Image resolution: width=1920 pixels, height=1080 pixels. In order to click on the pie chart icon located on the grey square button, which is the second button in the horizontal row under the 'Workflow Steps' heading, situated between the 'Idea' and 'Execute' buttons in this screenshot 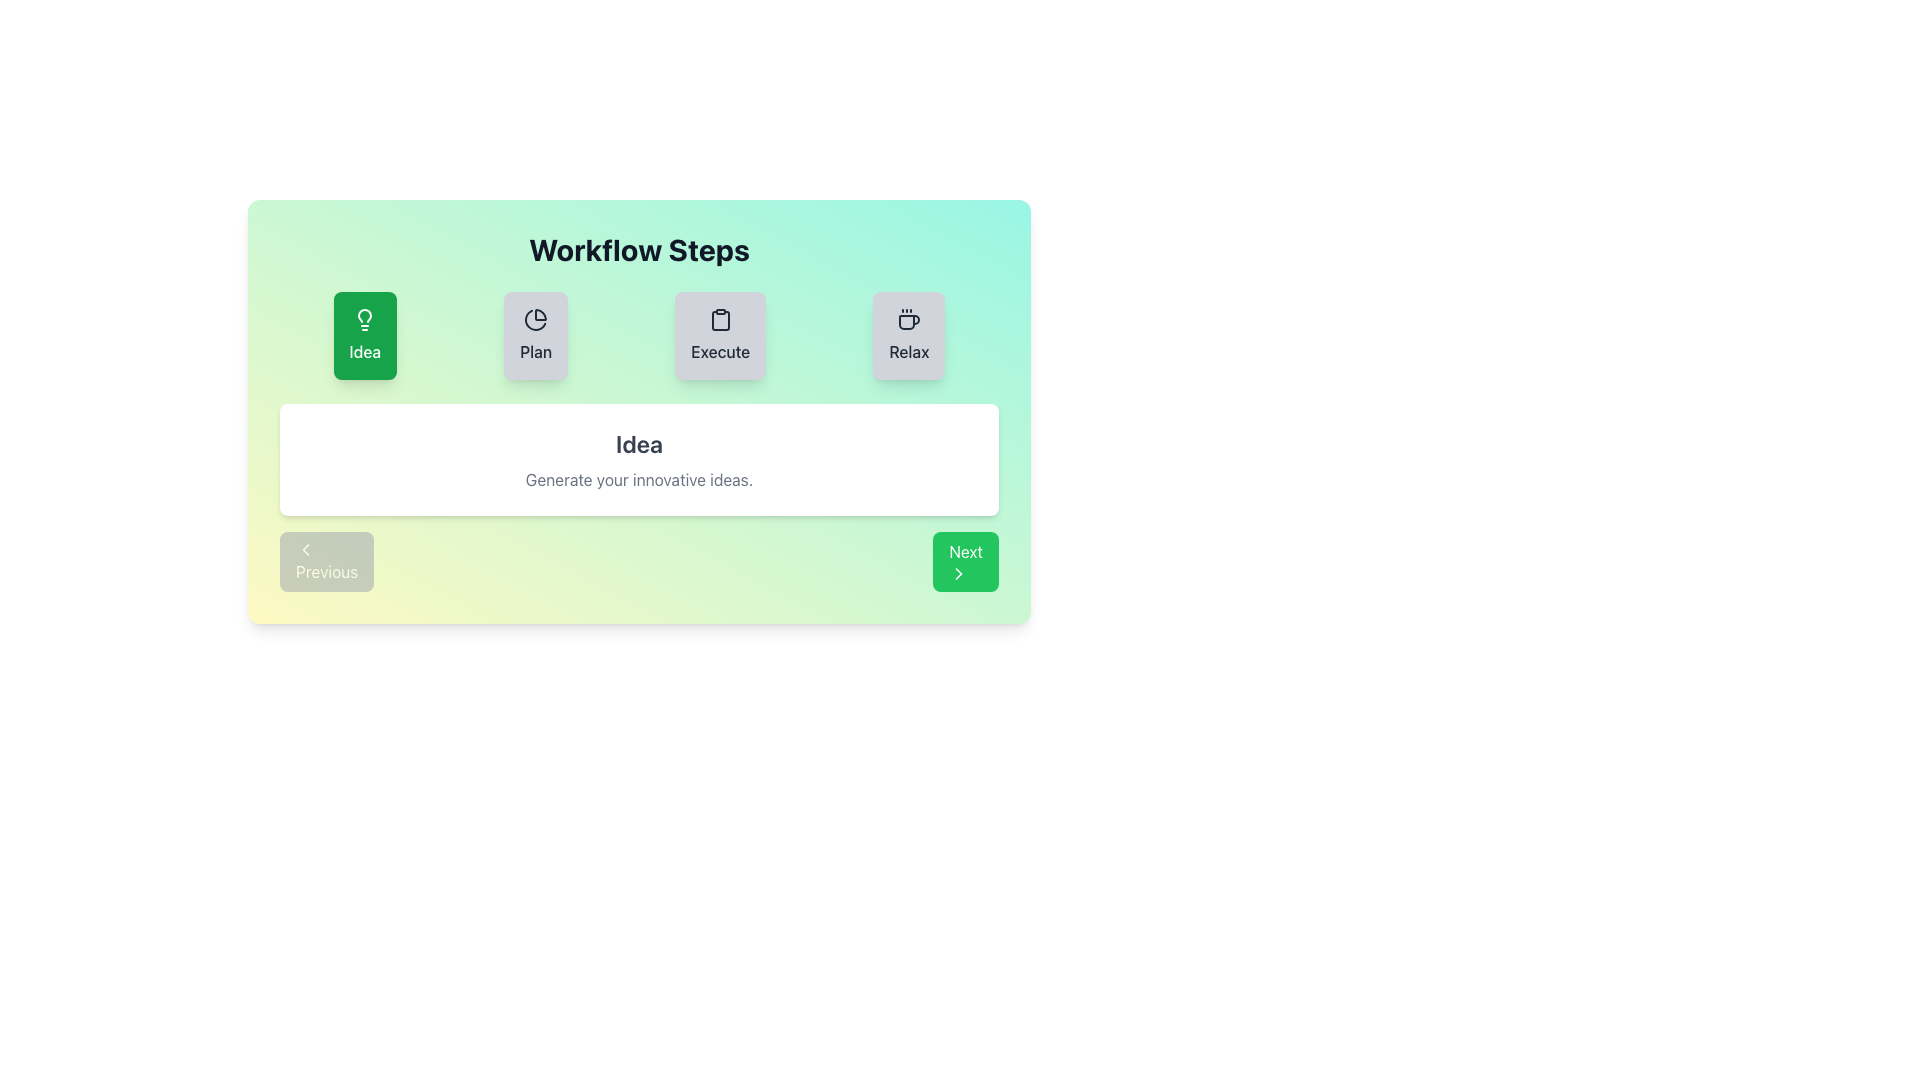, I will do `click(536, 319)`.